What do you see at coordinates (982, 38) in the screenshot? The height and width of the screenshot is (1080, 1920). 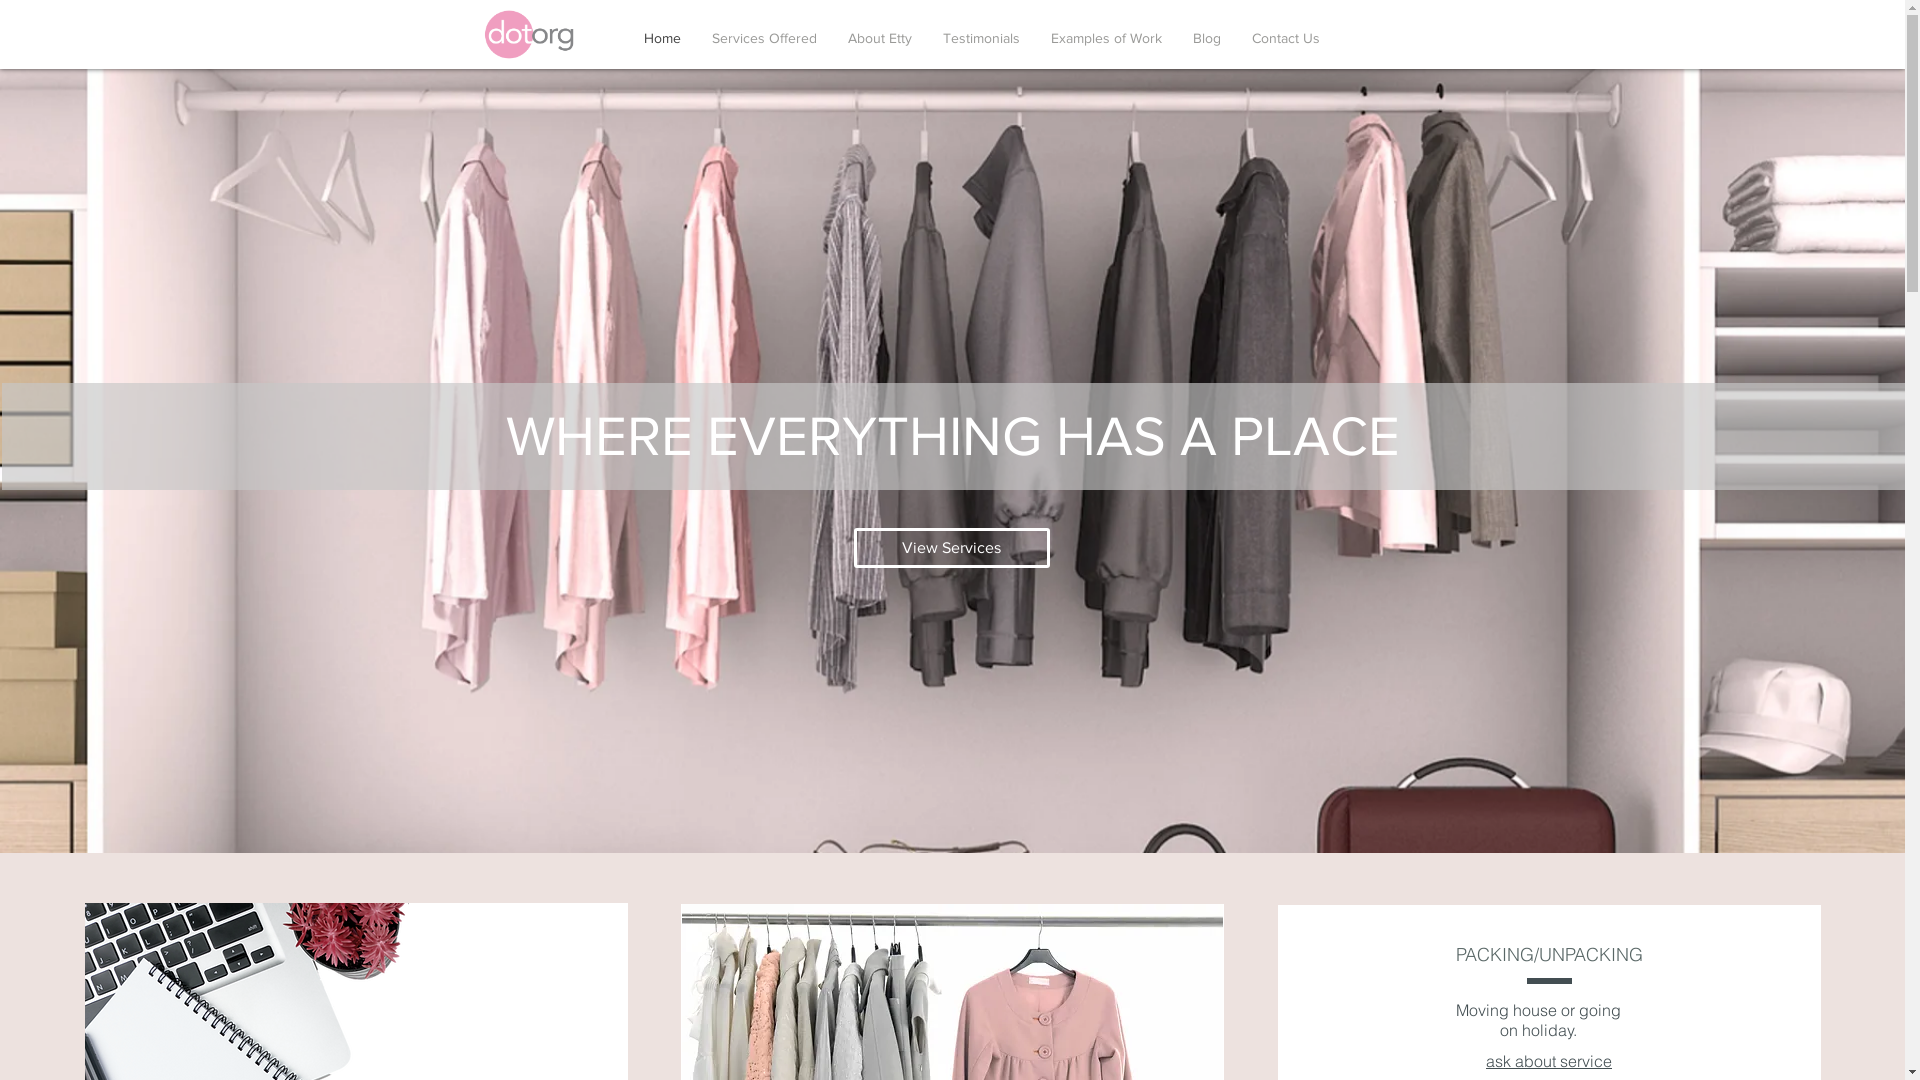 I see `'Testimonials'` at bounding box center [982, 38].